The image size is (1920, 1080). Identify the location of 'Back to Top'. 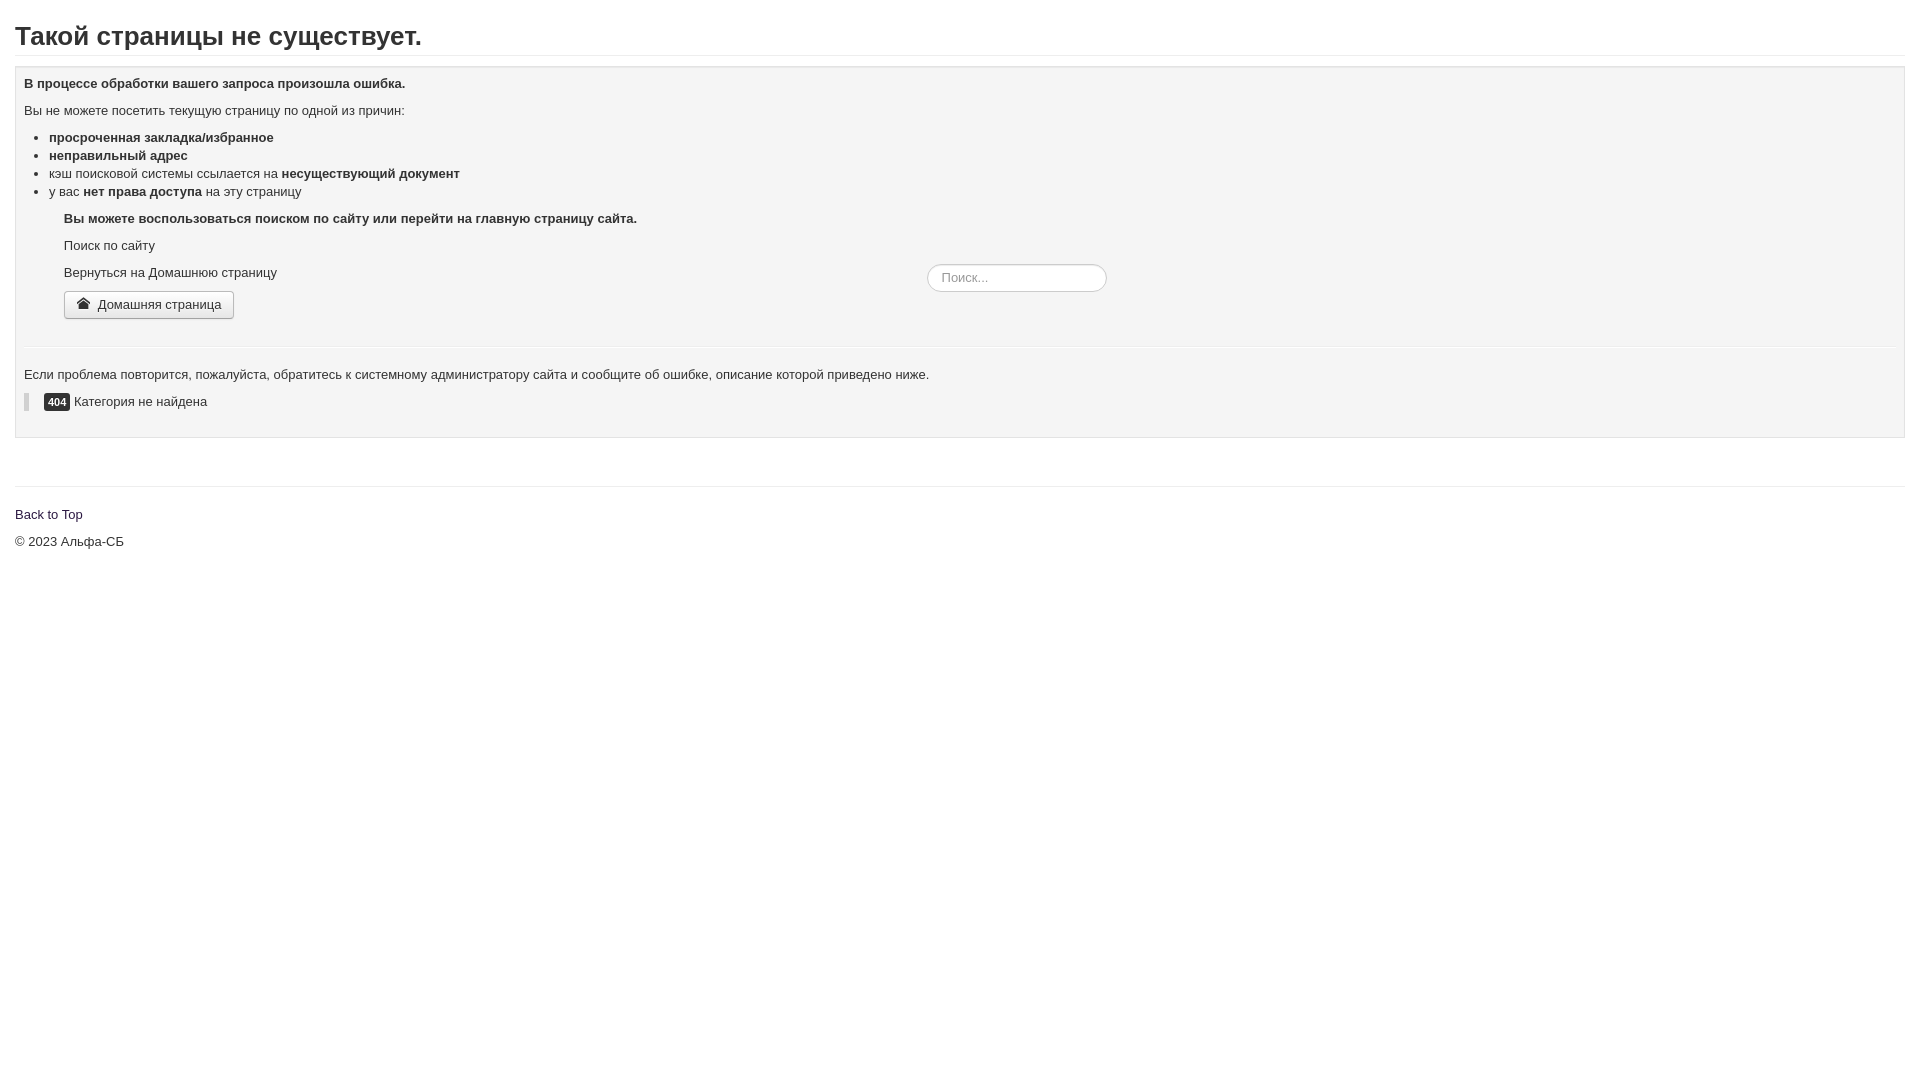
(14, 513).